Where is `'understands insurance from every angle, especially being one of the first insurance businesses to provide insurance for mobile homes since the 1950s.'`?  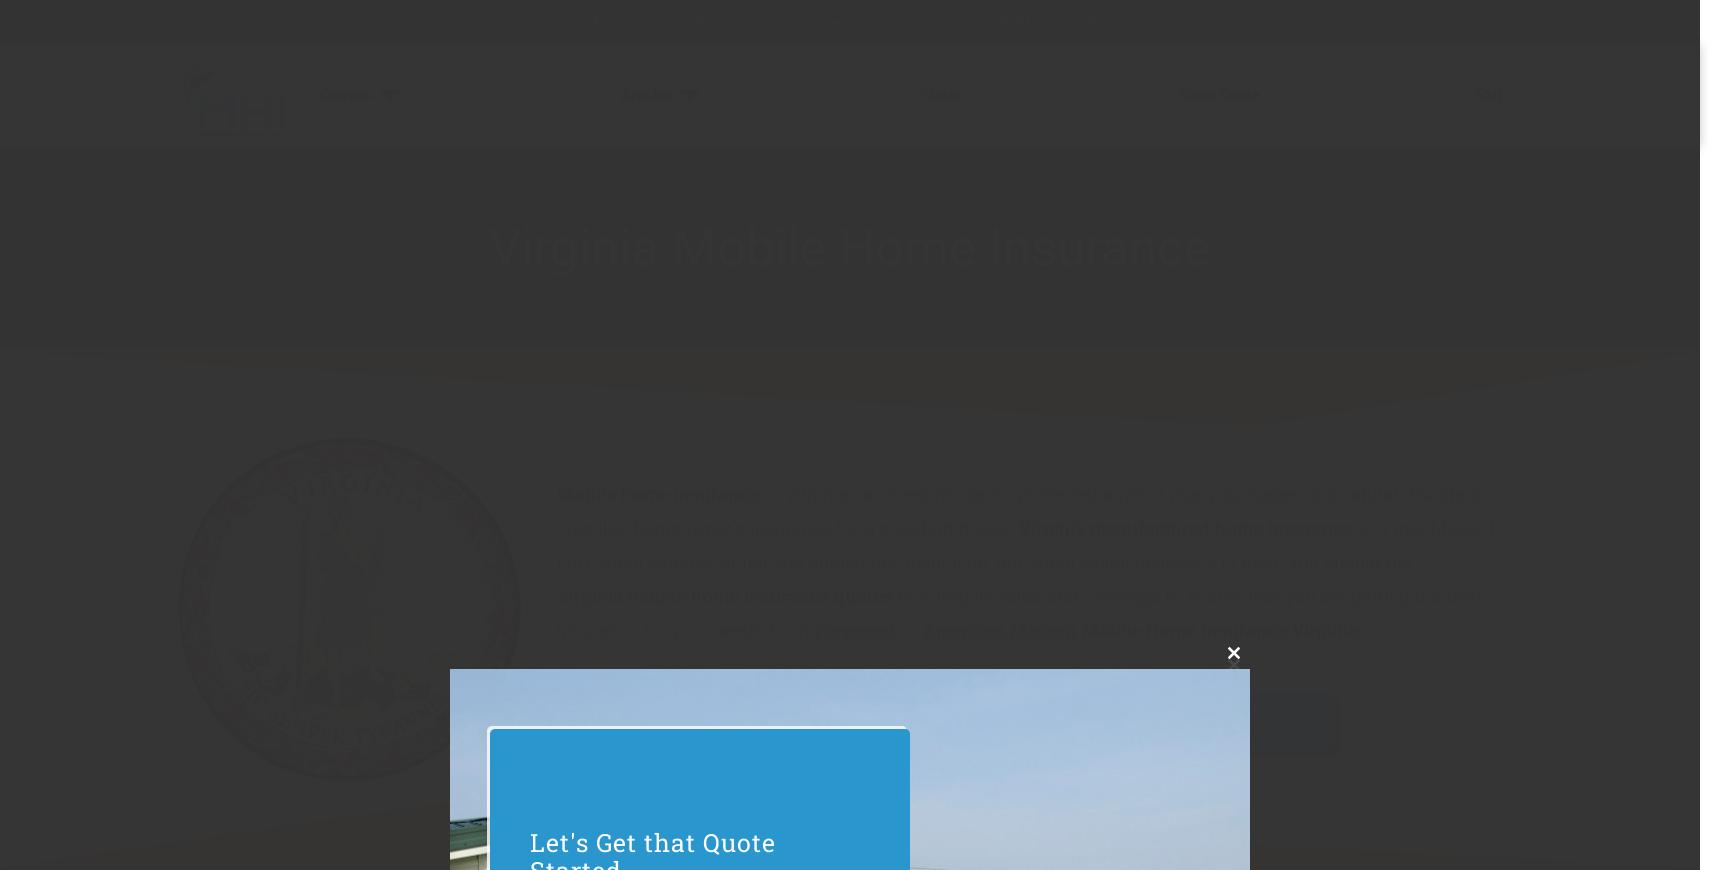 'understands insurance from every angle, especially being one of the first insurance businesses to provide insurance for mobile homes since the 1950s.' is located at coordinates (437, 242).